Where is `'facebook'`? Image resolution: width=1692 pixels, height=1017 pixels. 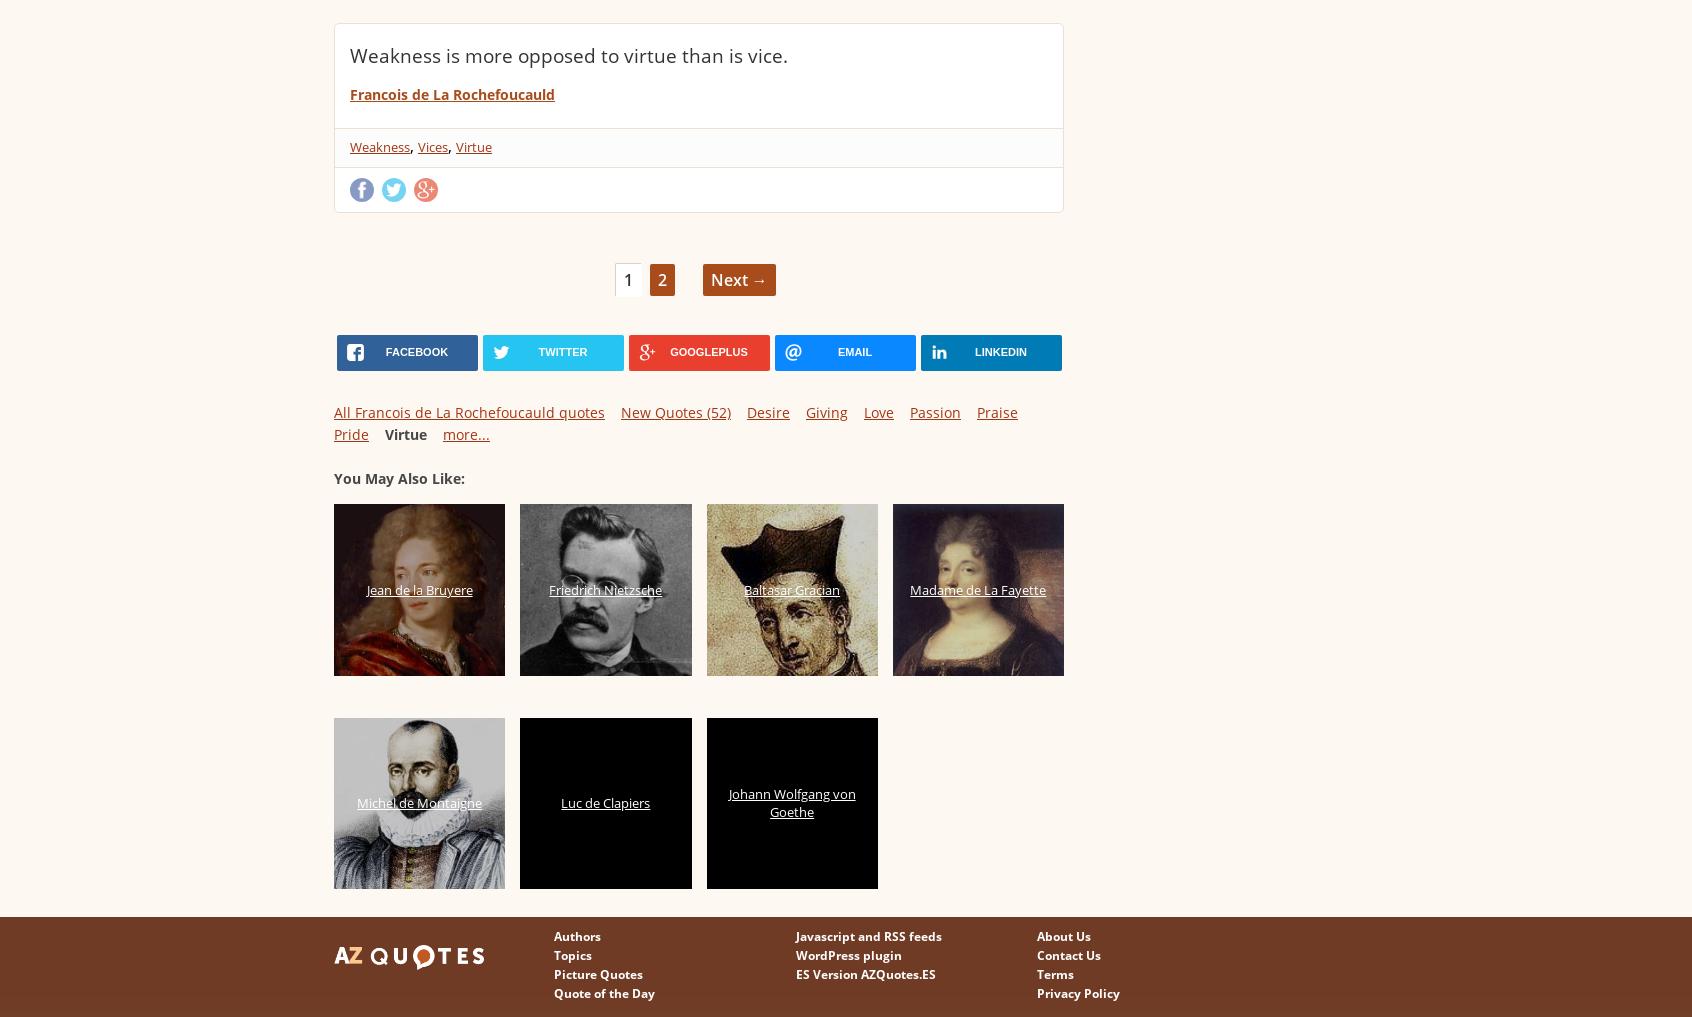 'facebook' is located at coordinates (416, 350).